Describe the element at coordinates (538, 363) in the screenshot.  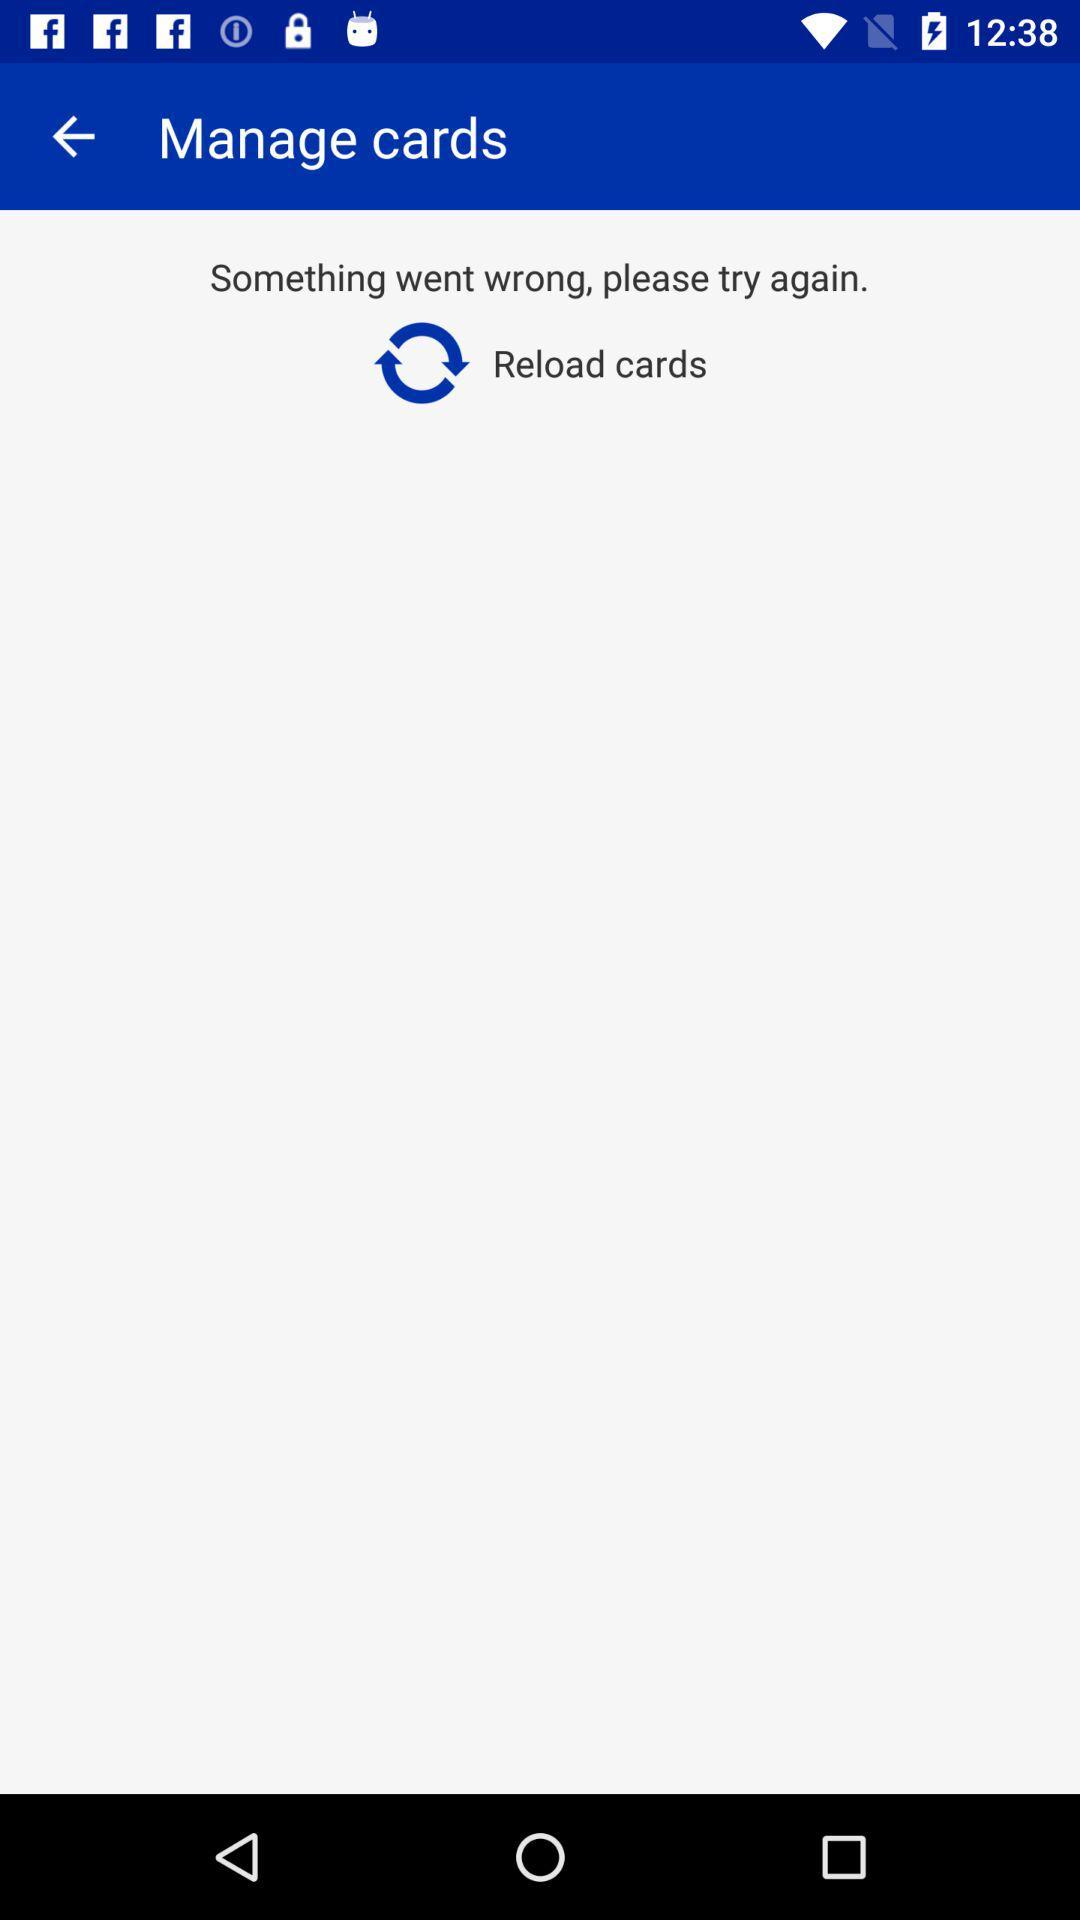
I see `the item below the something went wrong` at that location.